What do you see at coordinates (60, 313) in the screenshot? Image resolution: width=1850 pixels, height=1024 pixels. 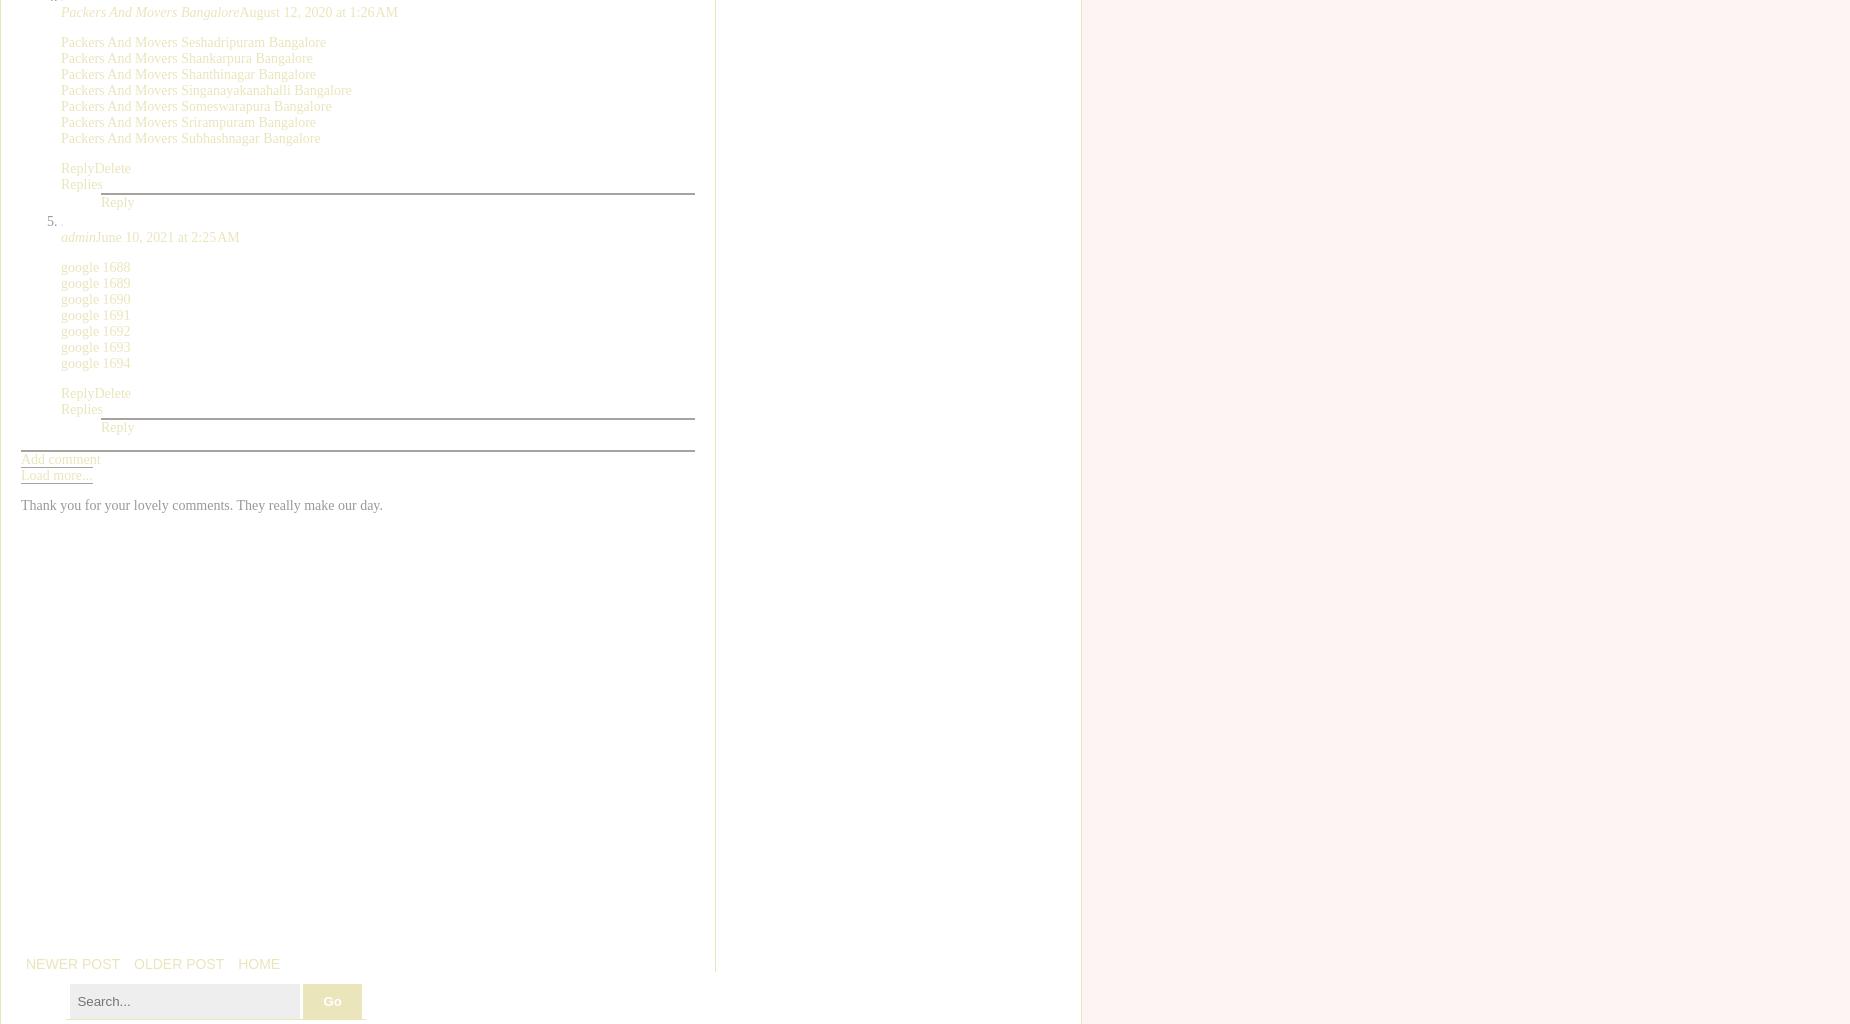 I see `'google 1691'` at bounding box center [60, 313].